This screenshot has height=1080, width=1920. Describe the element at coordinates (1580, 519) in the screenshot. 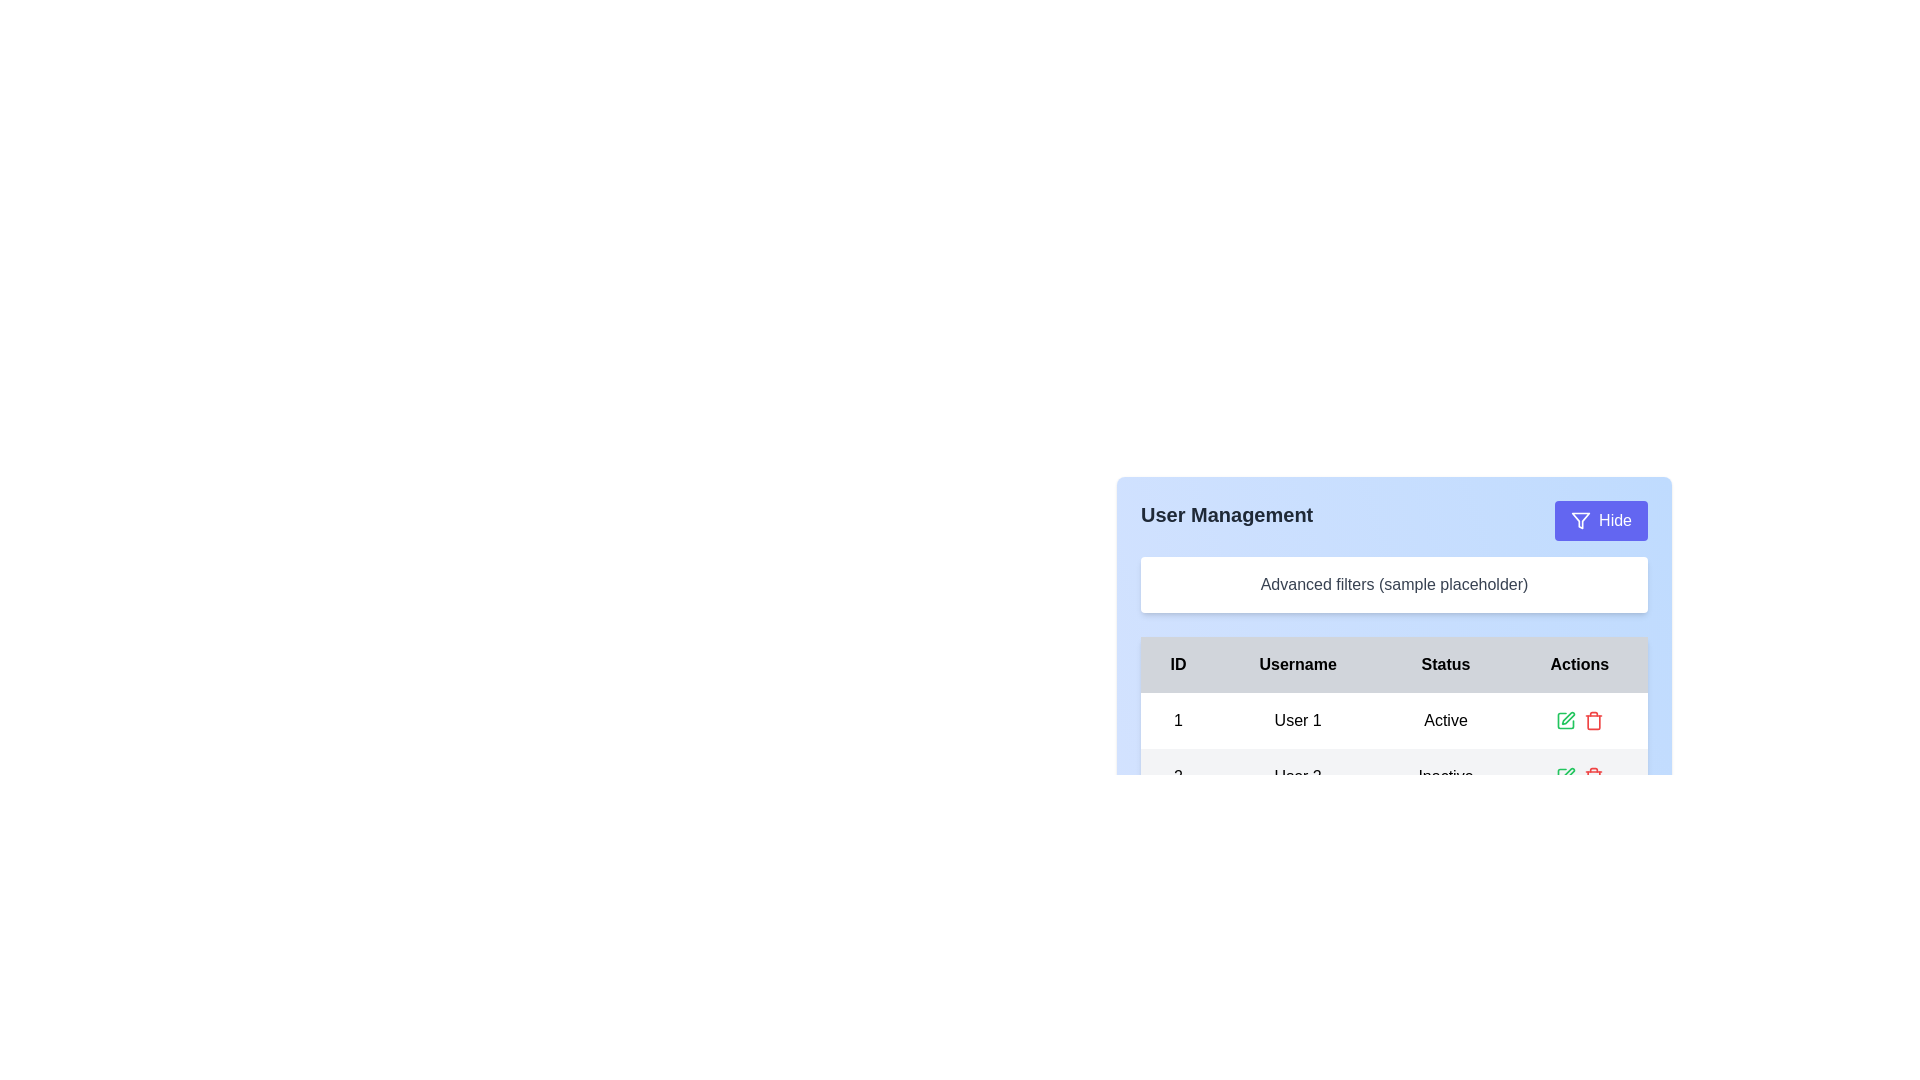

I see `the funnel icon, which is part of the 'Hide' button located at the top right of the 'User Management' interface` at that location.